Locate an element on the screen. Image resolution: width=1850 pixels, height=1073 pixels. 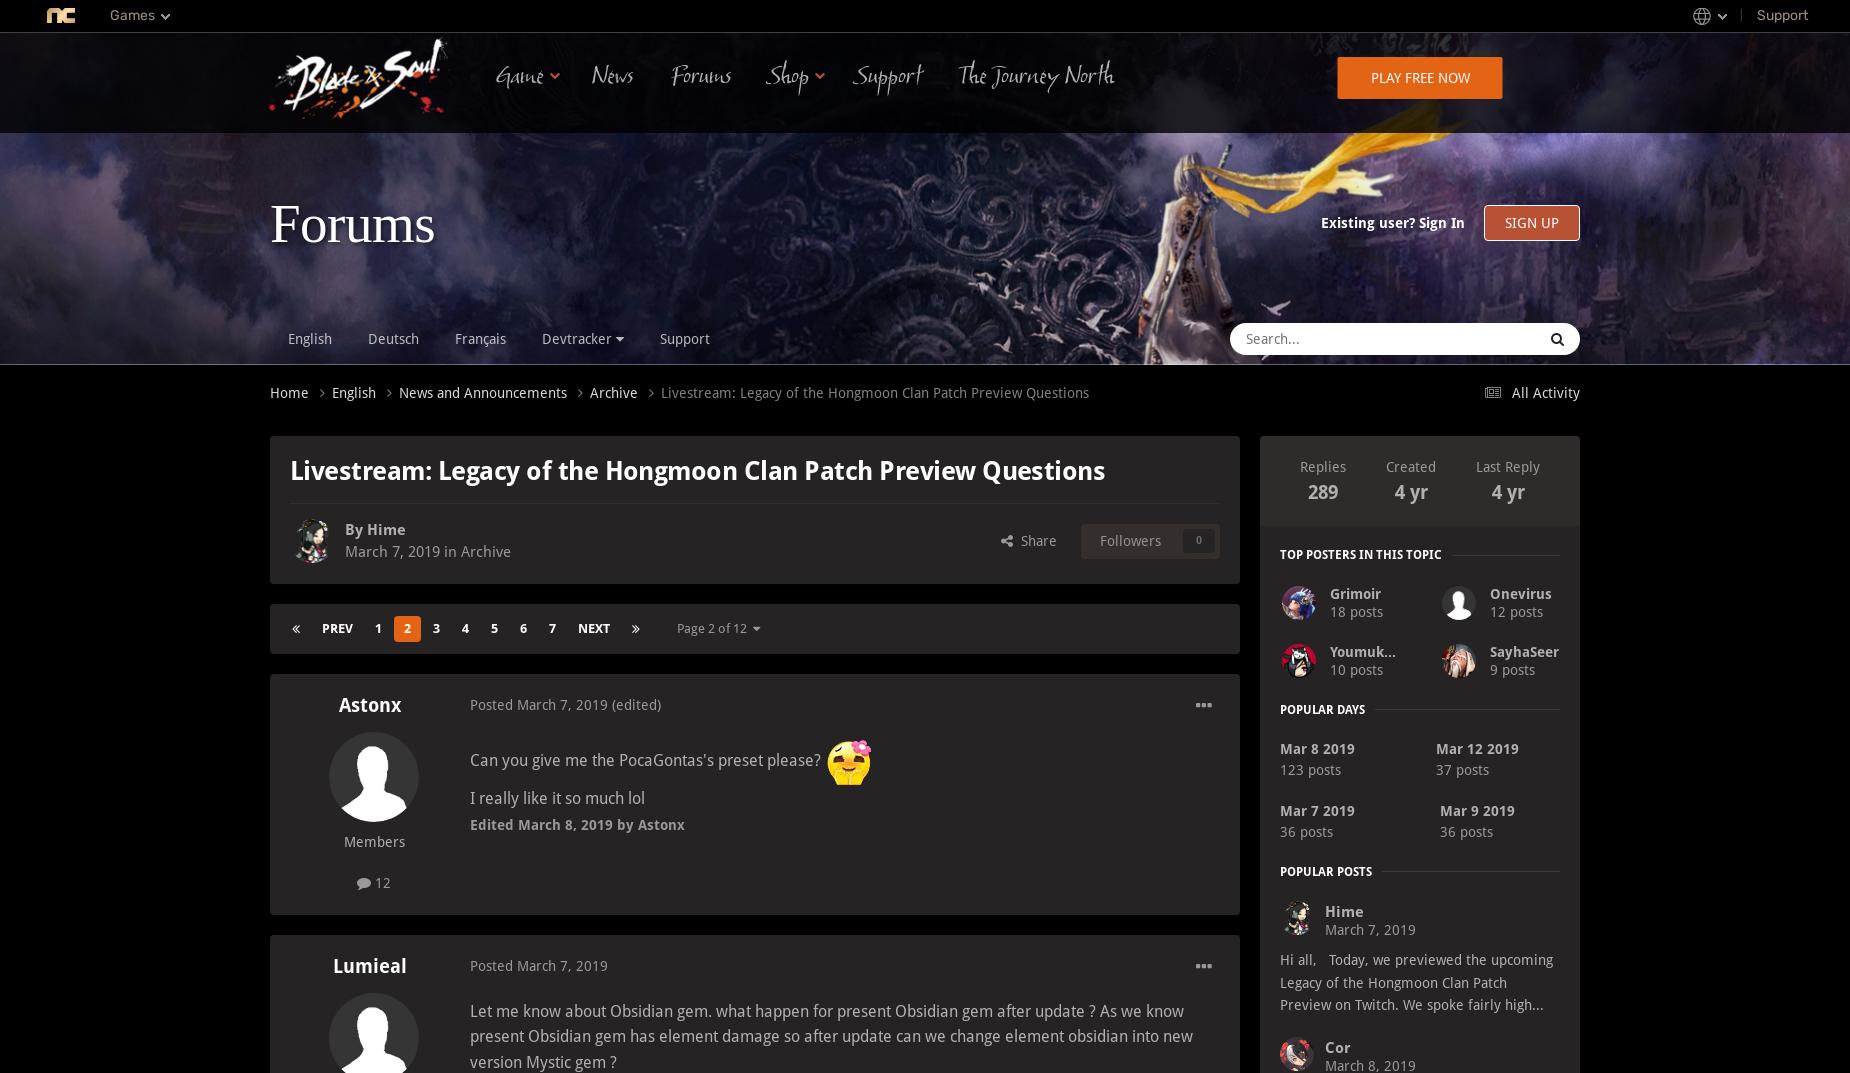
'37 posts' is located at coordinates (1462, 768).